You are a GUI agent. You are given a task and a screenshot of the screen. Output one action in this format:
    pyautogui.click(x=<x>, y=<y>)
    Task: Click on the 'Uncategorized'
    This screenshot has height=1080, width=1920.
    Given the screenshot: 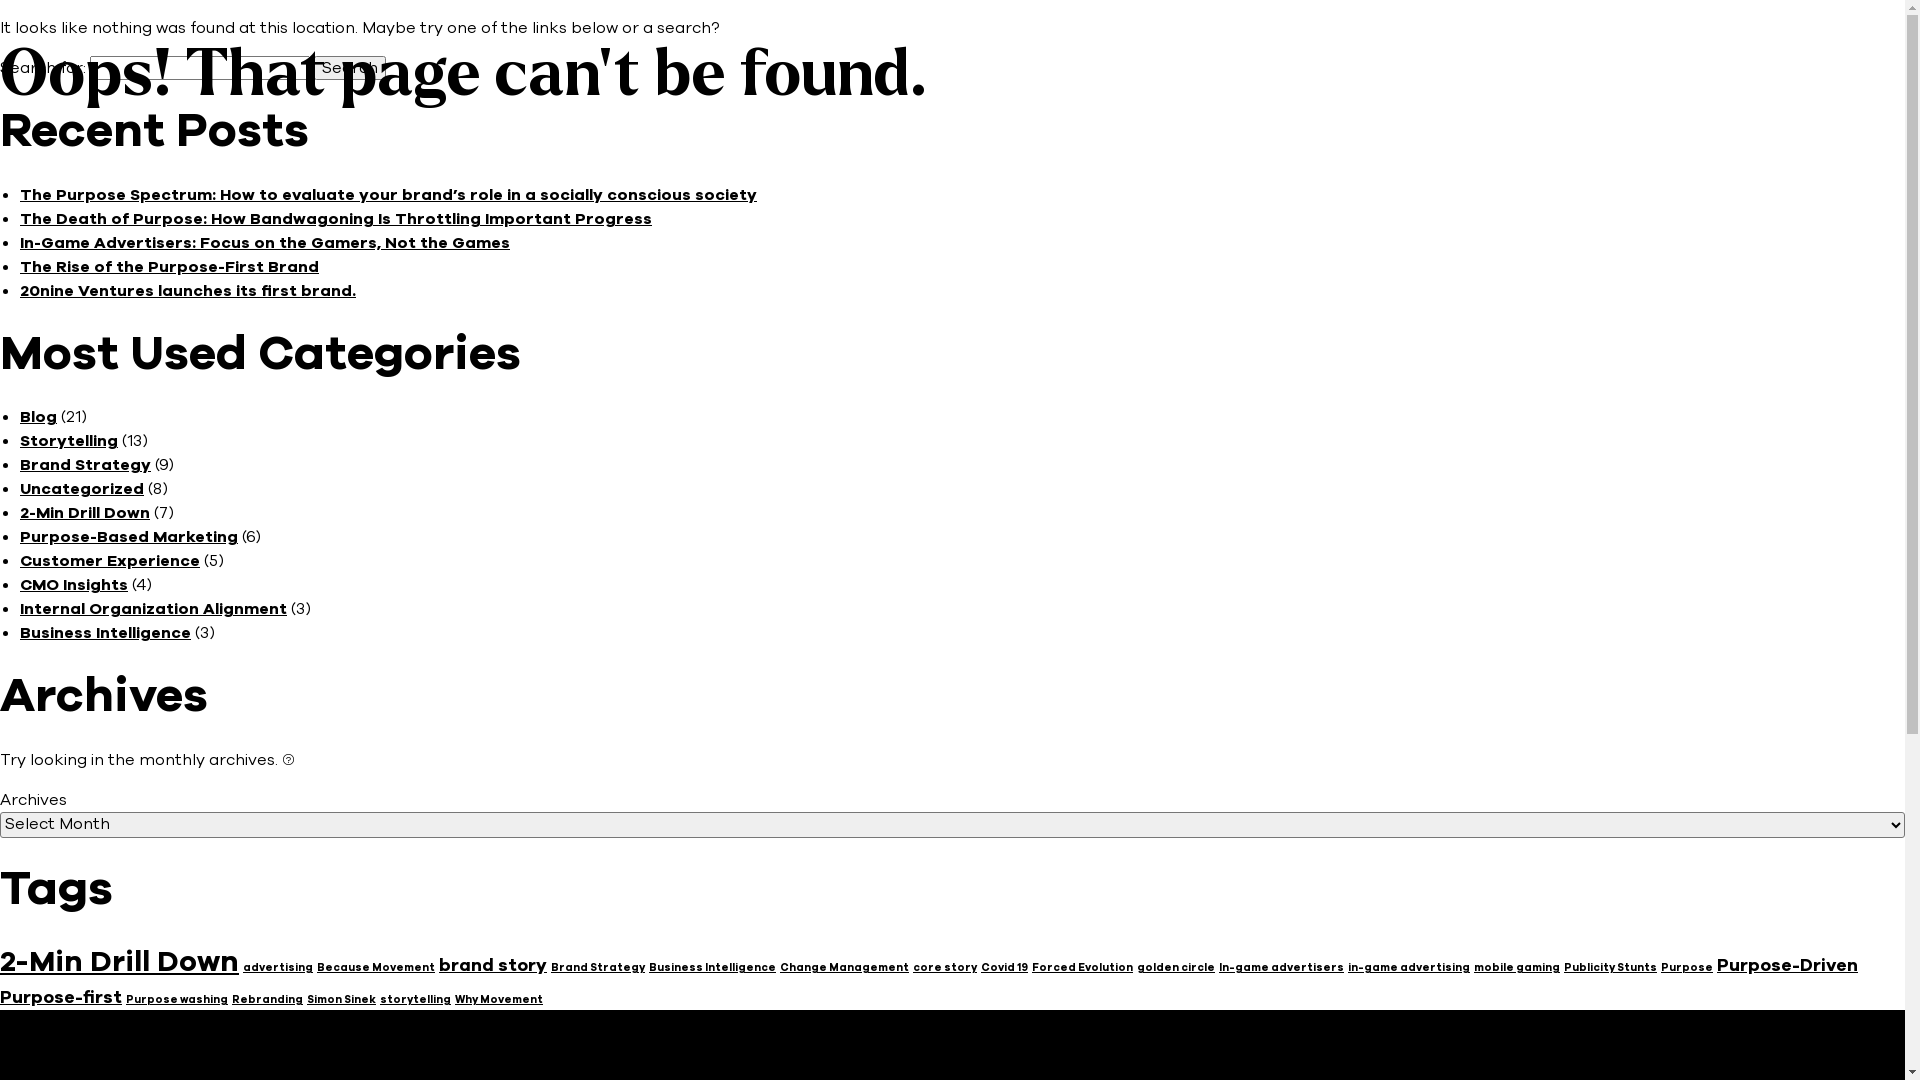 What is the action you would take?
    pyautogui.click(x=19, y=489)
    